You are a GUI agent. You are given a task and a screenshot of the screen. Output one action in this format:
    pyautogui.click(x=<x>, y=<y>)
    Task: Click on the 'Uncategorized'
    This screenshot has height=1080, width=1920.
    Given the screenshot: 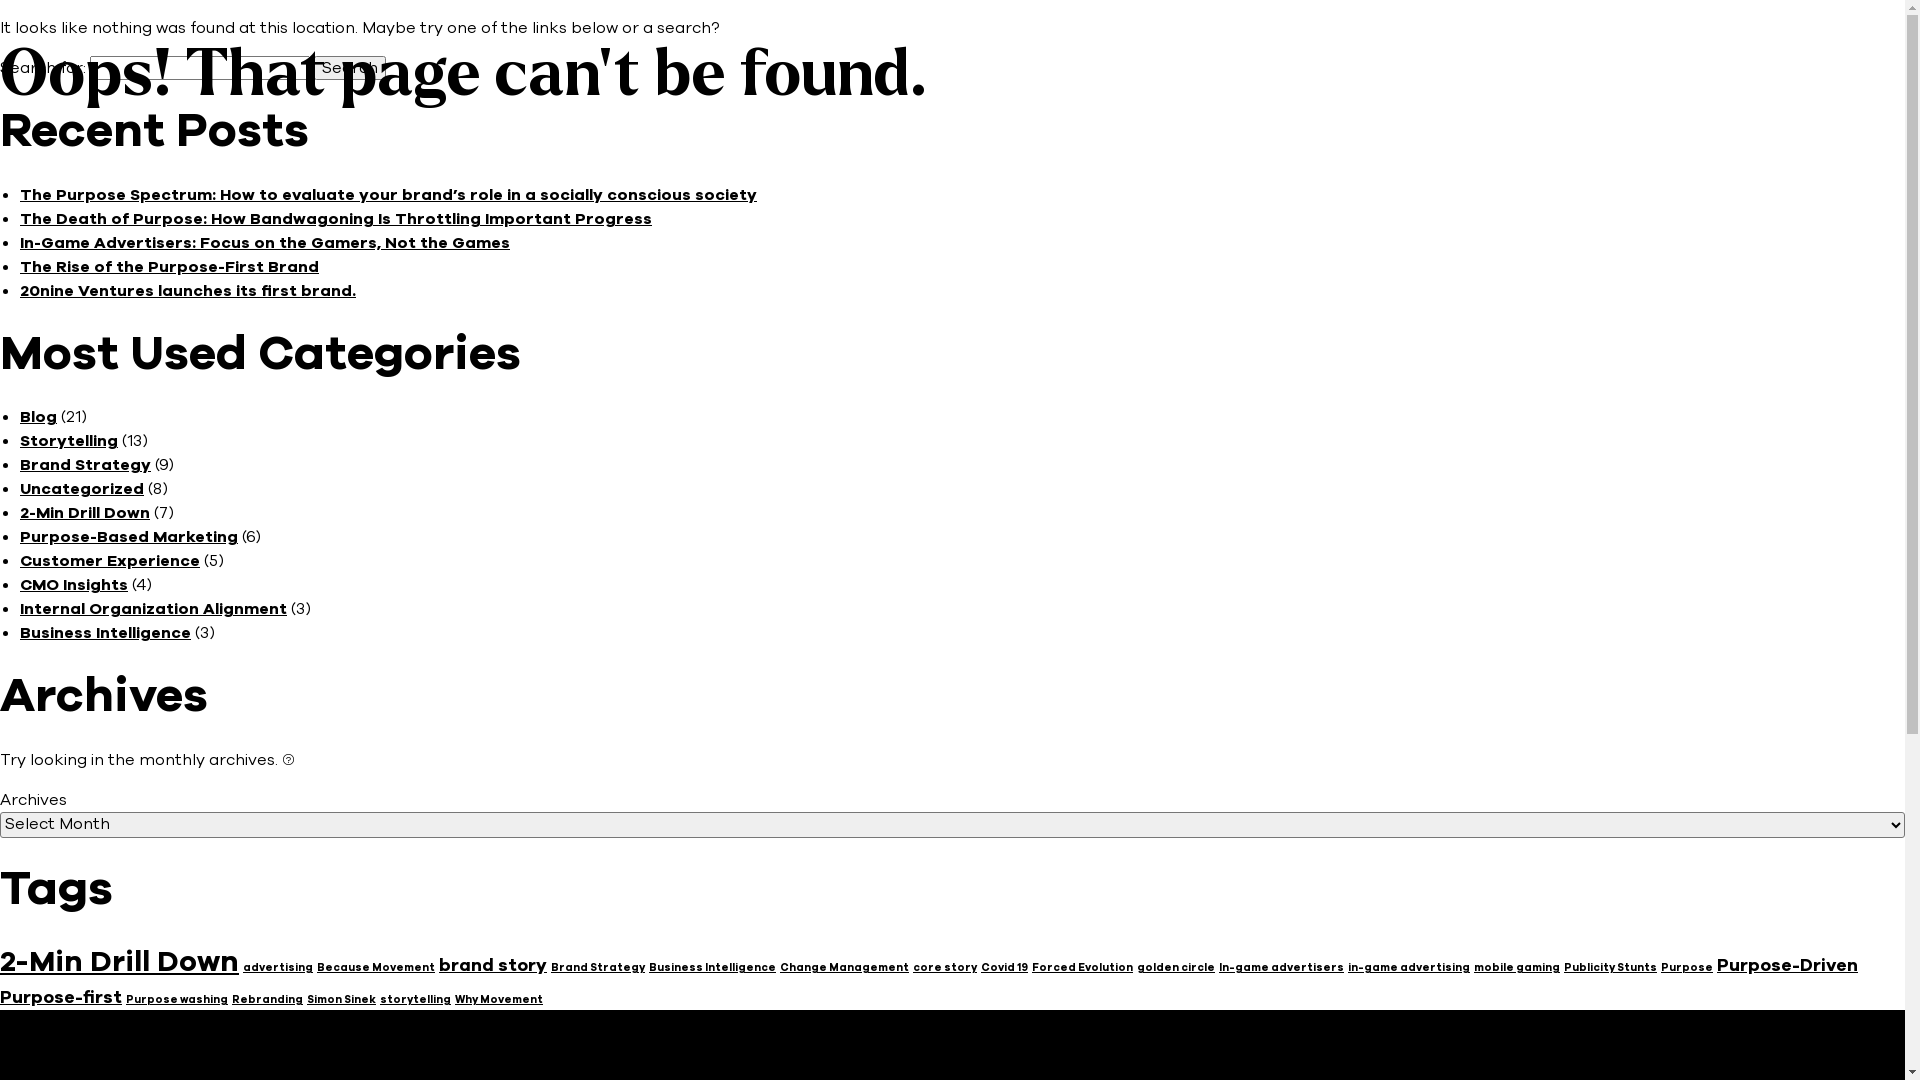 What is the action you would take?
    pyautogui.click(x=19, y=489)
    